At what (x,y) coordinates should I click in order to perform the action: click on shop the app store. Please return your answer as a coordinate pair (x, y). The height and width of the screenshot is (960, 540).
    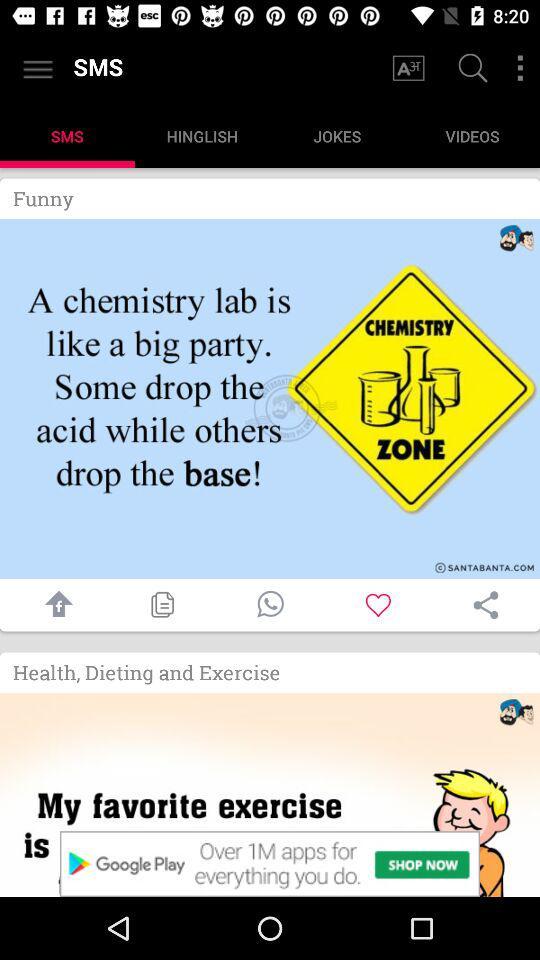
    Looking at the image, I should click on (270, 794).